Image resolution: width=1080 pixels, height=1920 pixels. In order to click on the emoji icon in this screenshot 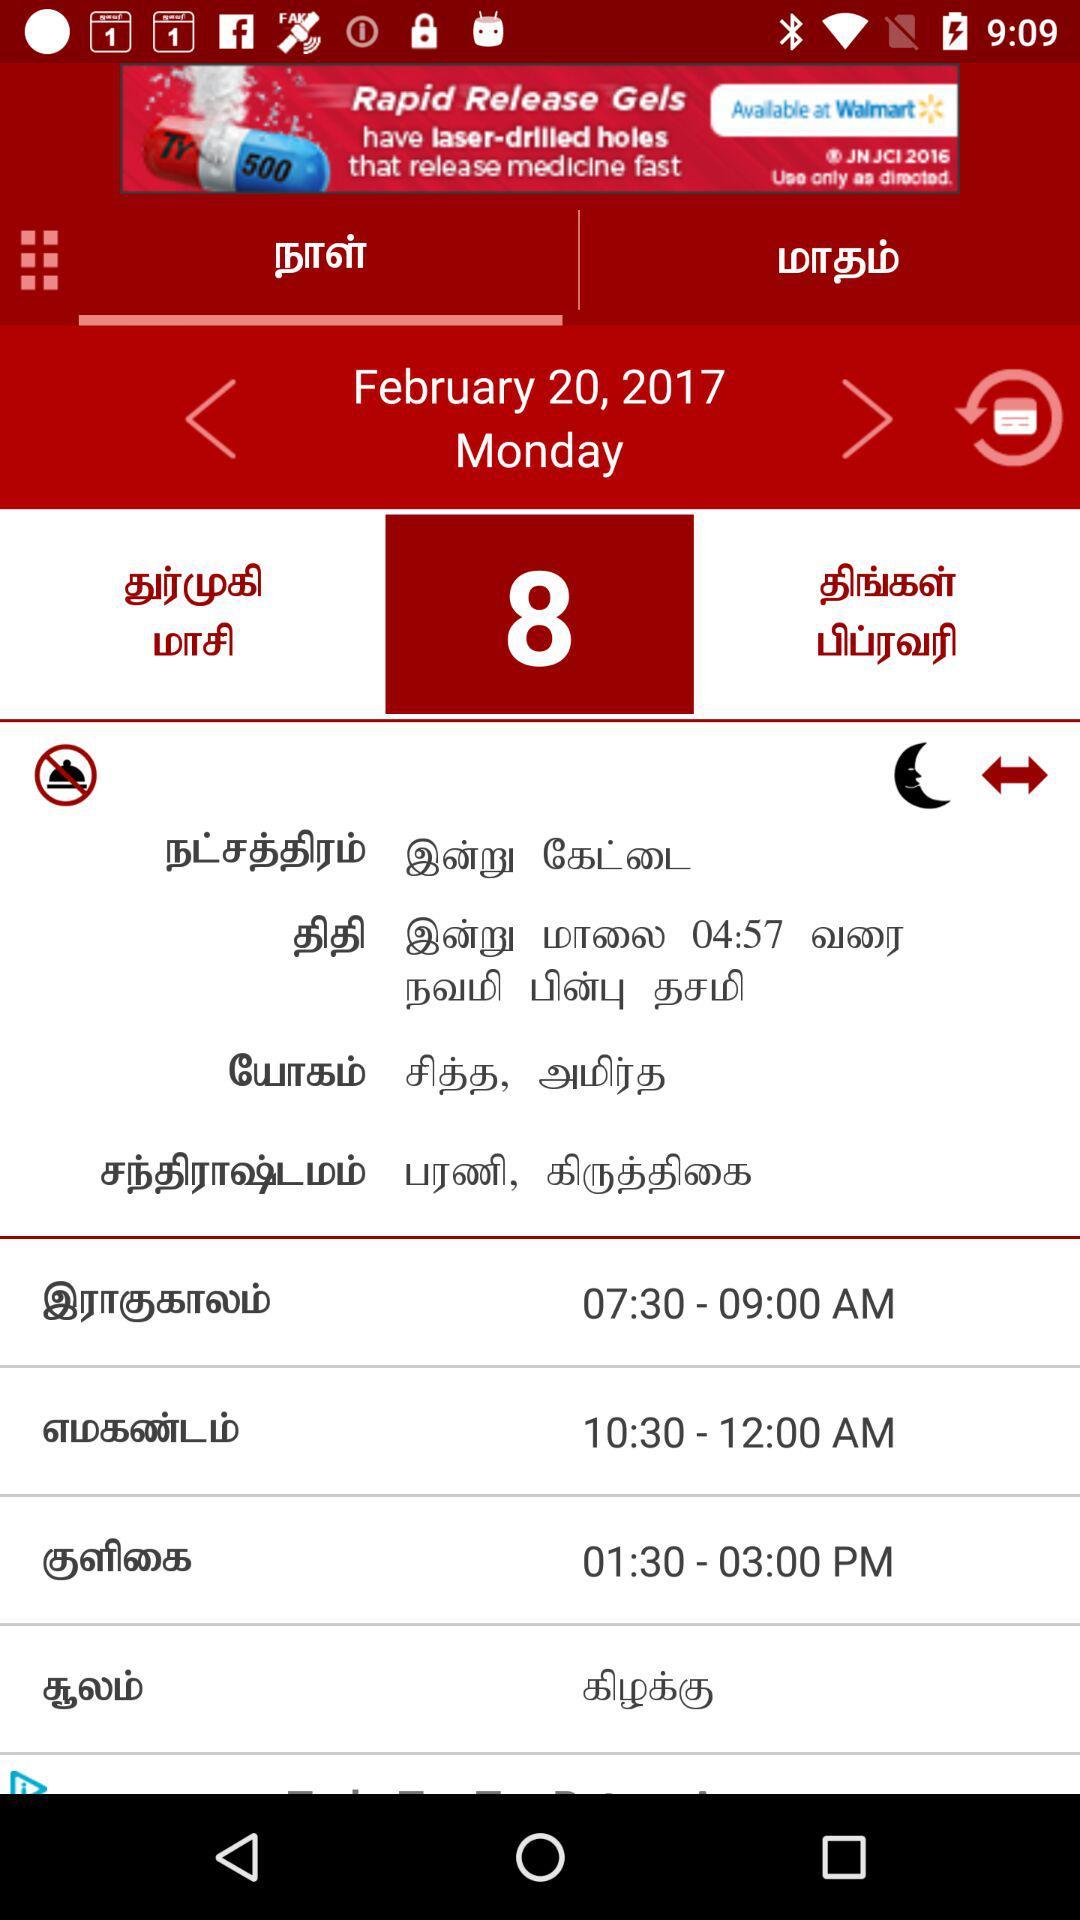, I will do `click(64, 774)`.